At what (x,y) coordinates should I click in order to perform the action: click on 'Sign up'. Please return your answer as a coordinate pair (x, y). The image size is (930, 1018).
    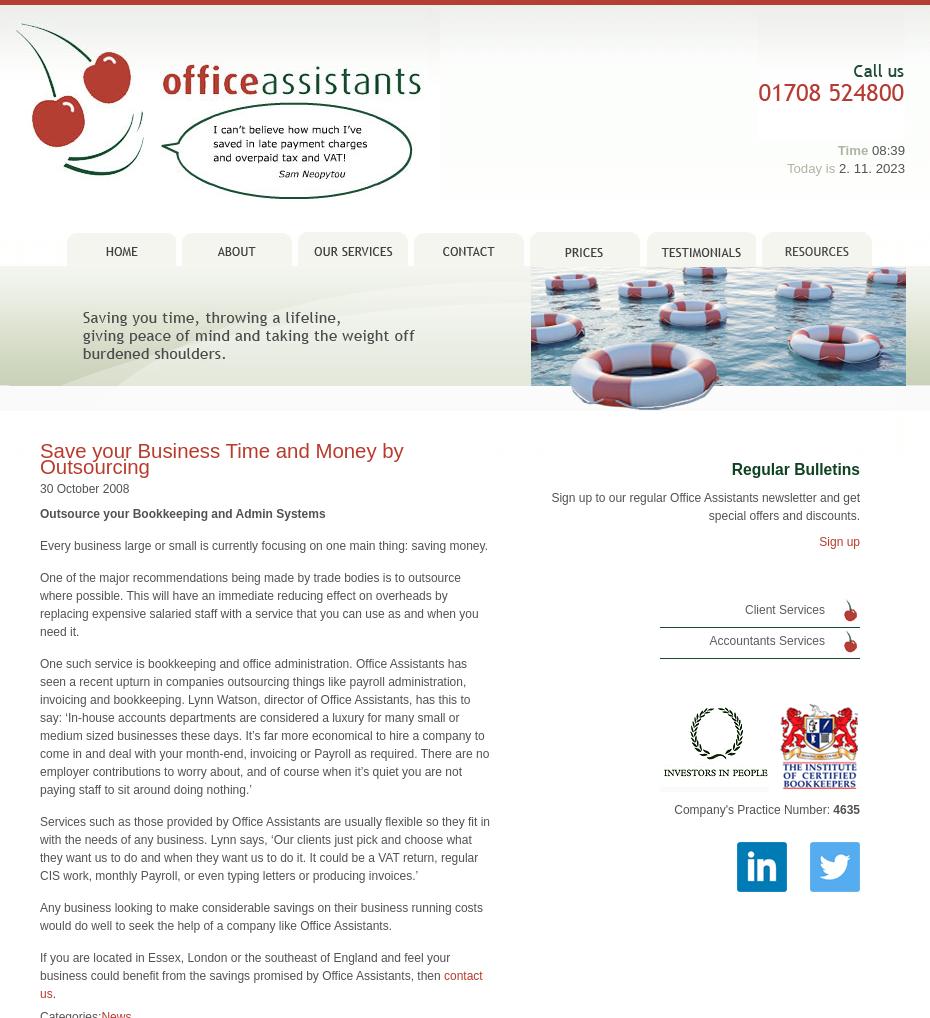
    Looking at the image, I should click on (838, 511).